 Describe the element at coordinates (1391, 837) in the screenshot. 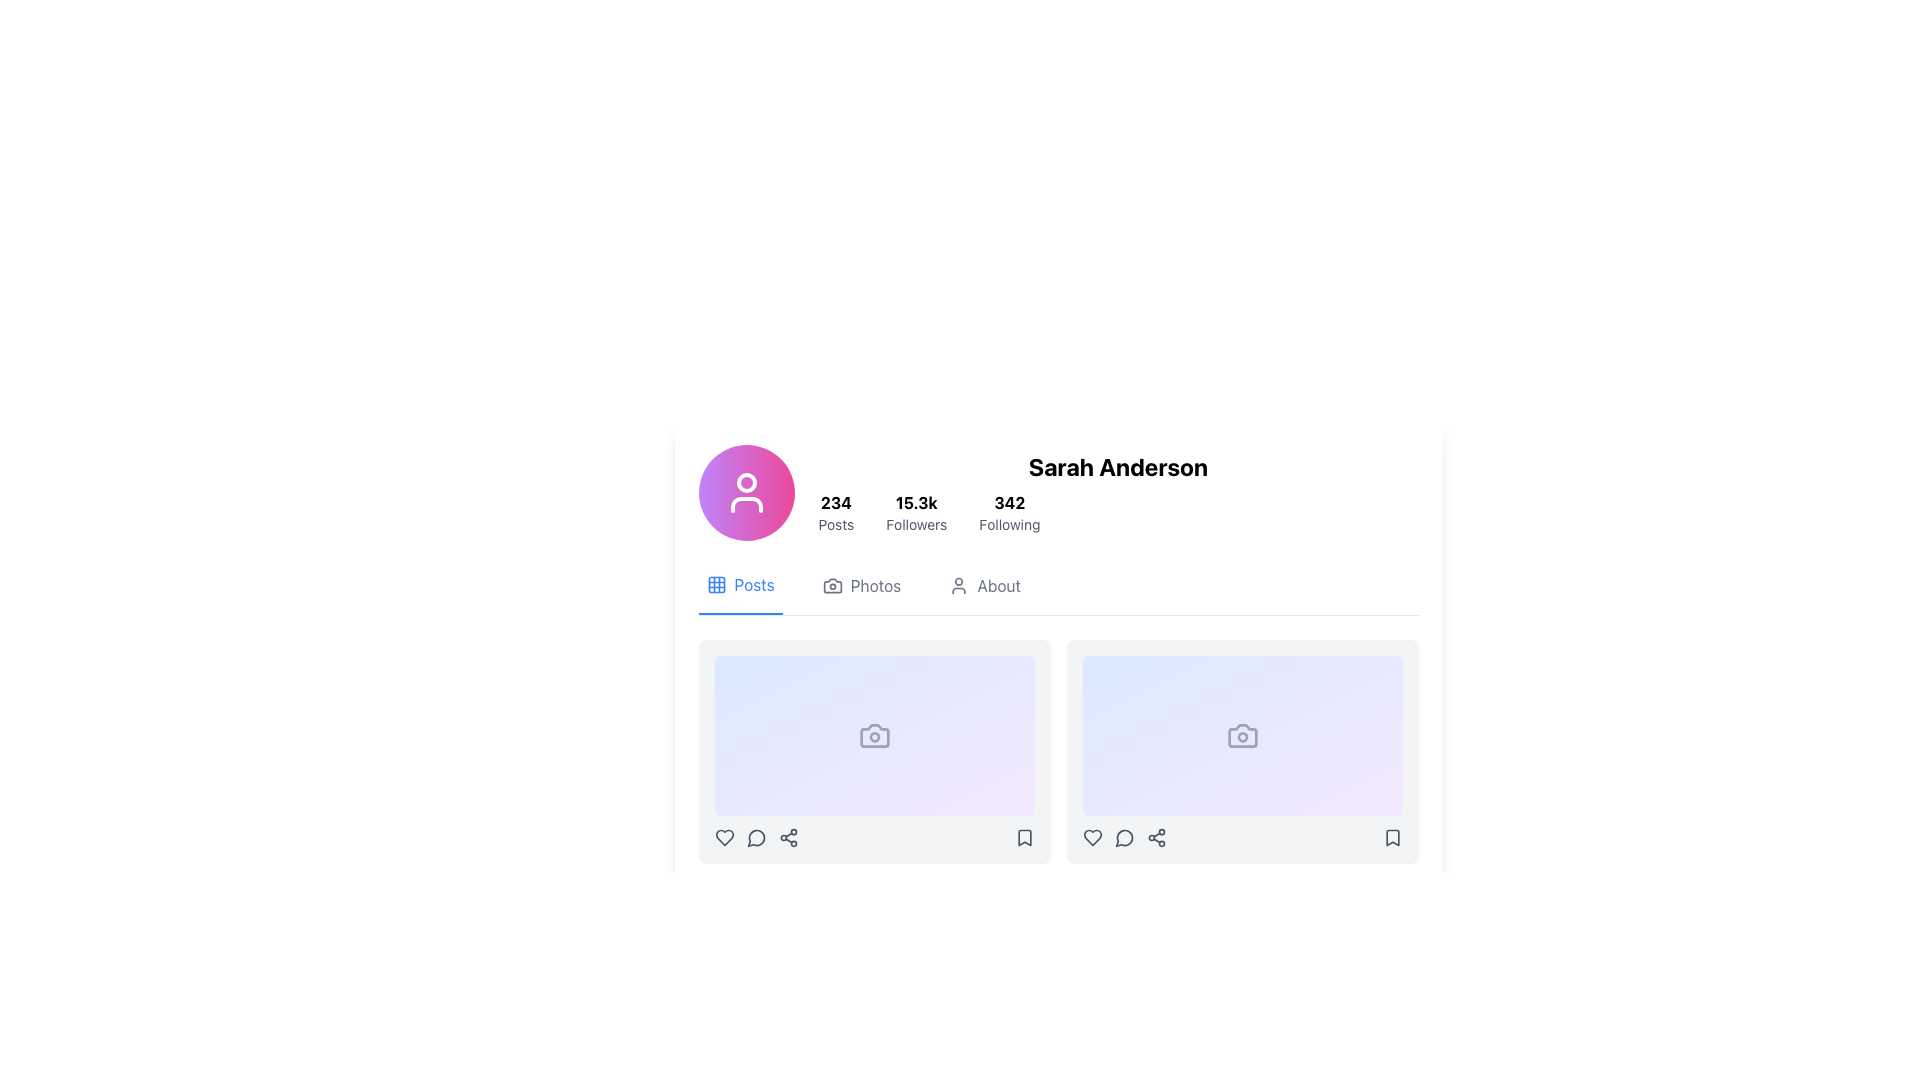

I see `the bookmark-shaped icon button located at the bottom-right corner of the second post on the page to observe the color transition effect from gray to yellow` at that location.